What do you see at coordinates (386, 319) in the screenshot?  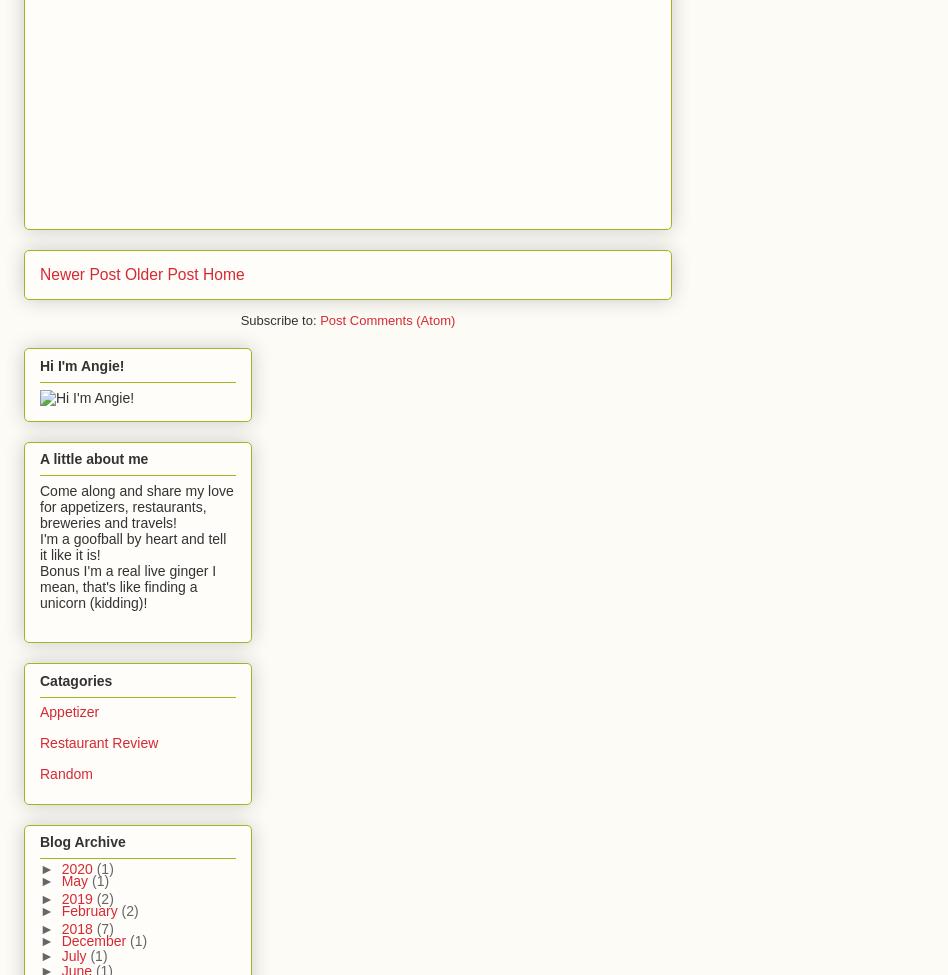 I see `'Post Comments (Atom)'` at bounding box center [386, 319].